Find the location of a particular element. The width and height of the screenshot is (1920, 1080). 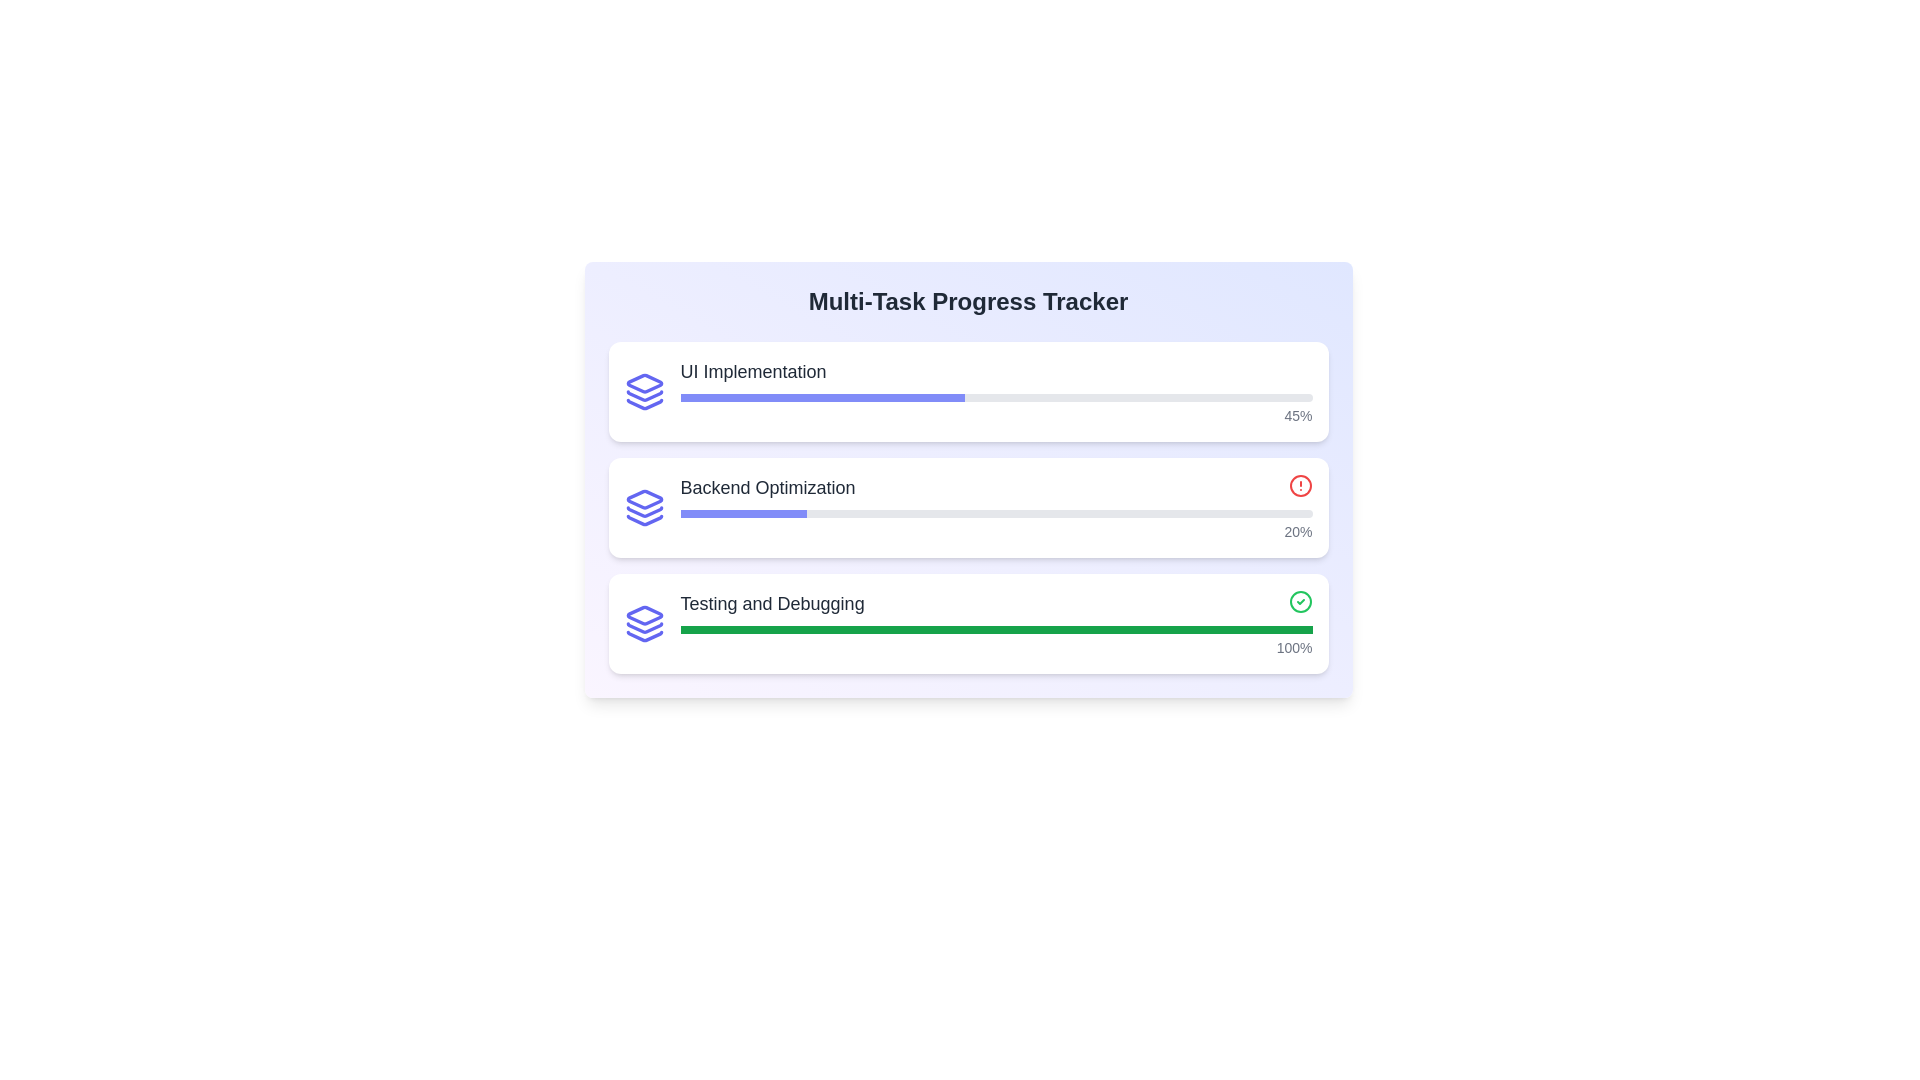

the horizontal progress bar displaying '45%' at its right end, which is the second major visual component in the UI Implementation section is located at coordinates (996, 408).